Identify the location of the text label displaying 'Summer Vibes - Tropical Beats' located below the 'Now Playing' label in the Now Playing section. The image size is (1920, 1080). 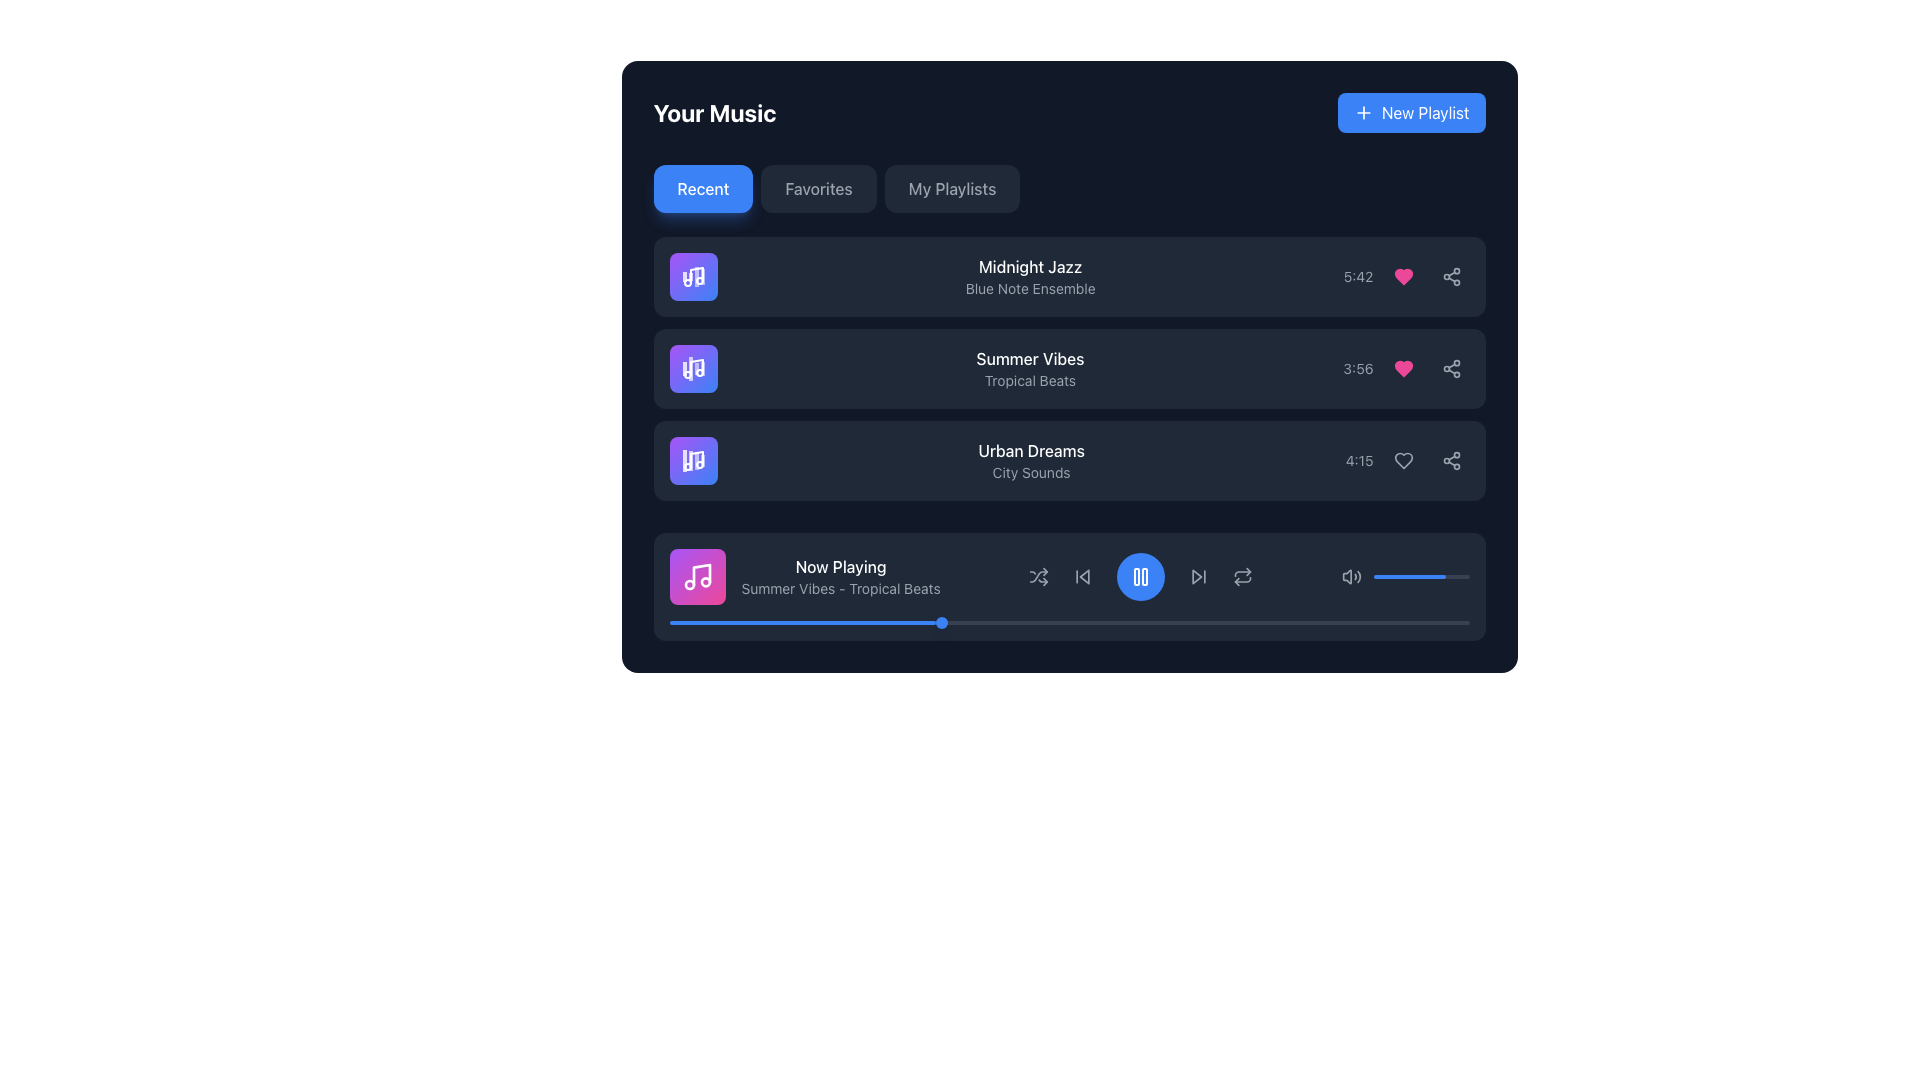
(841, 588).